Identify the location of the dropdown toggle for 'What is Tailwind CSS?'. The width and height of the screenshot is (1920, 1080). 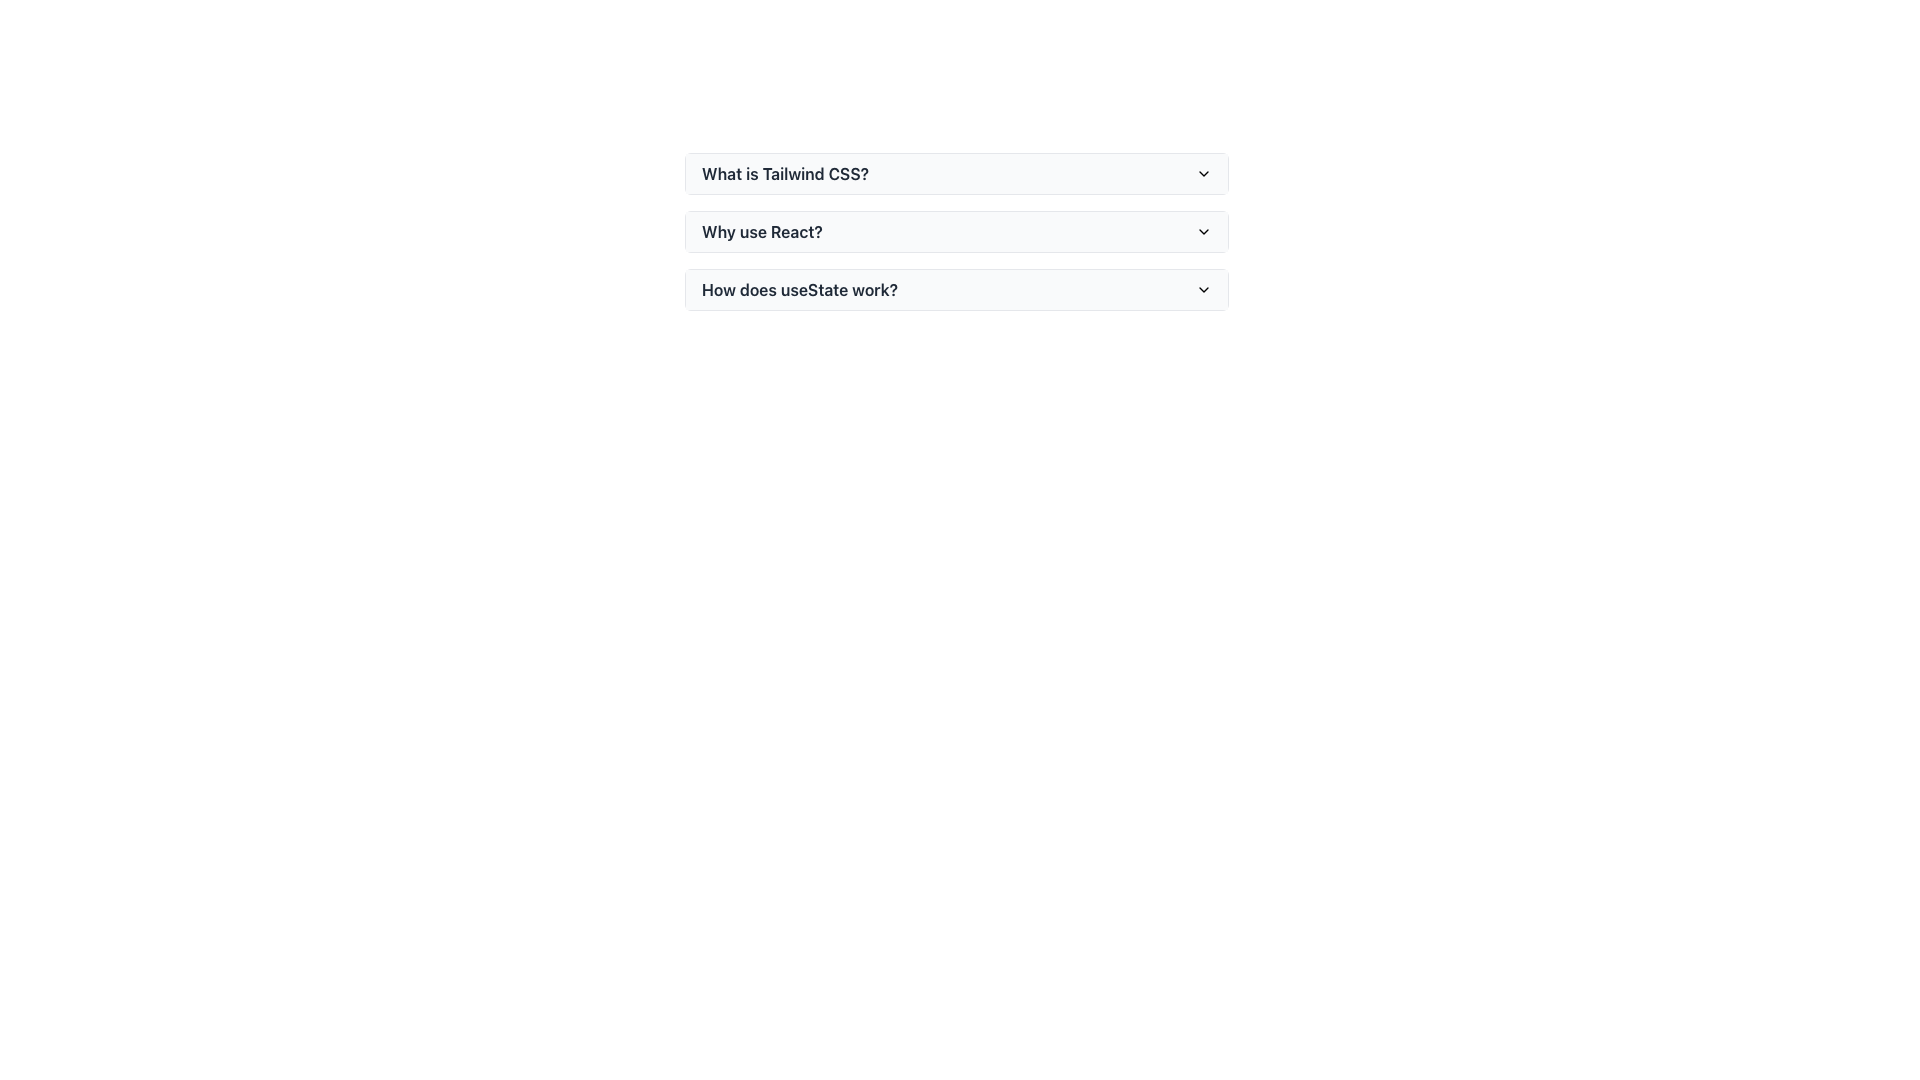
(955, 172).